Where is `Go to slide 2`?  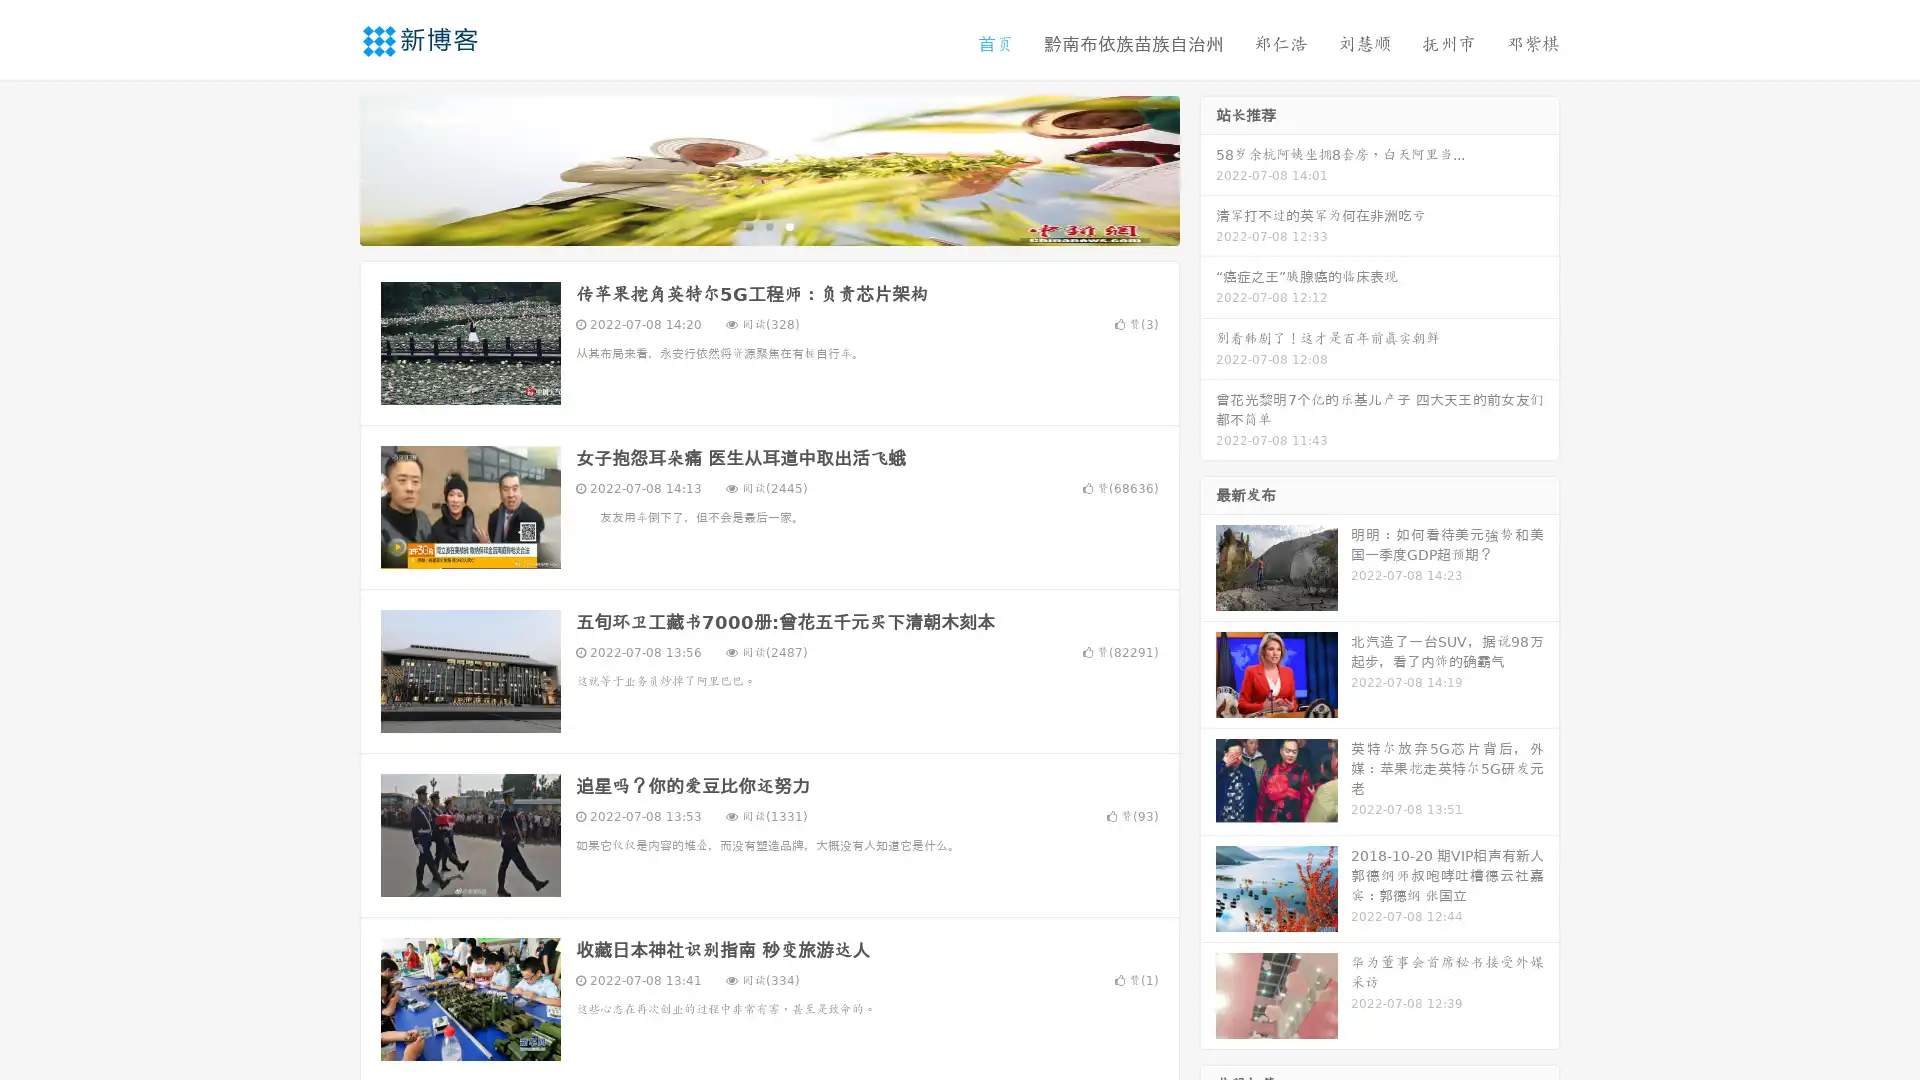 Go to slide 2 is located at coordinates (768, 225).